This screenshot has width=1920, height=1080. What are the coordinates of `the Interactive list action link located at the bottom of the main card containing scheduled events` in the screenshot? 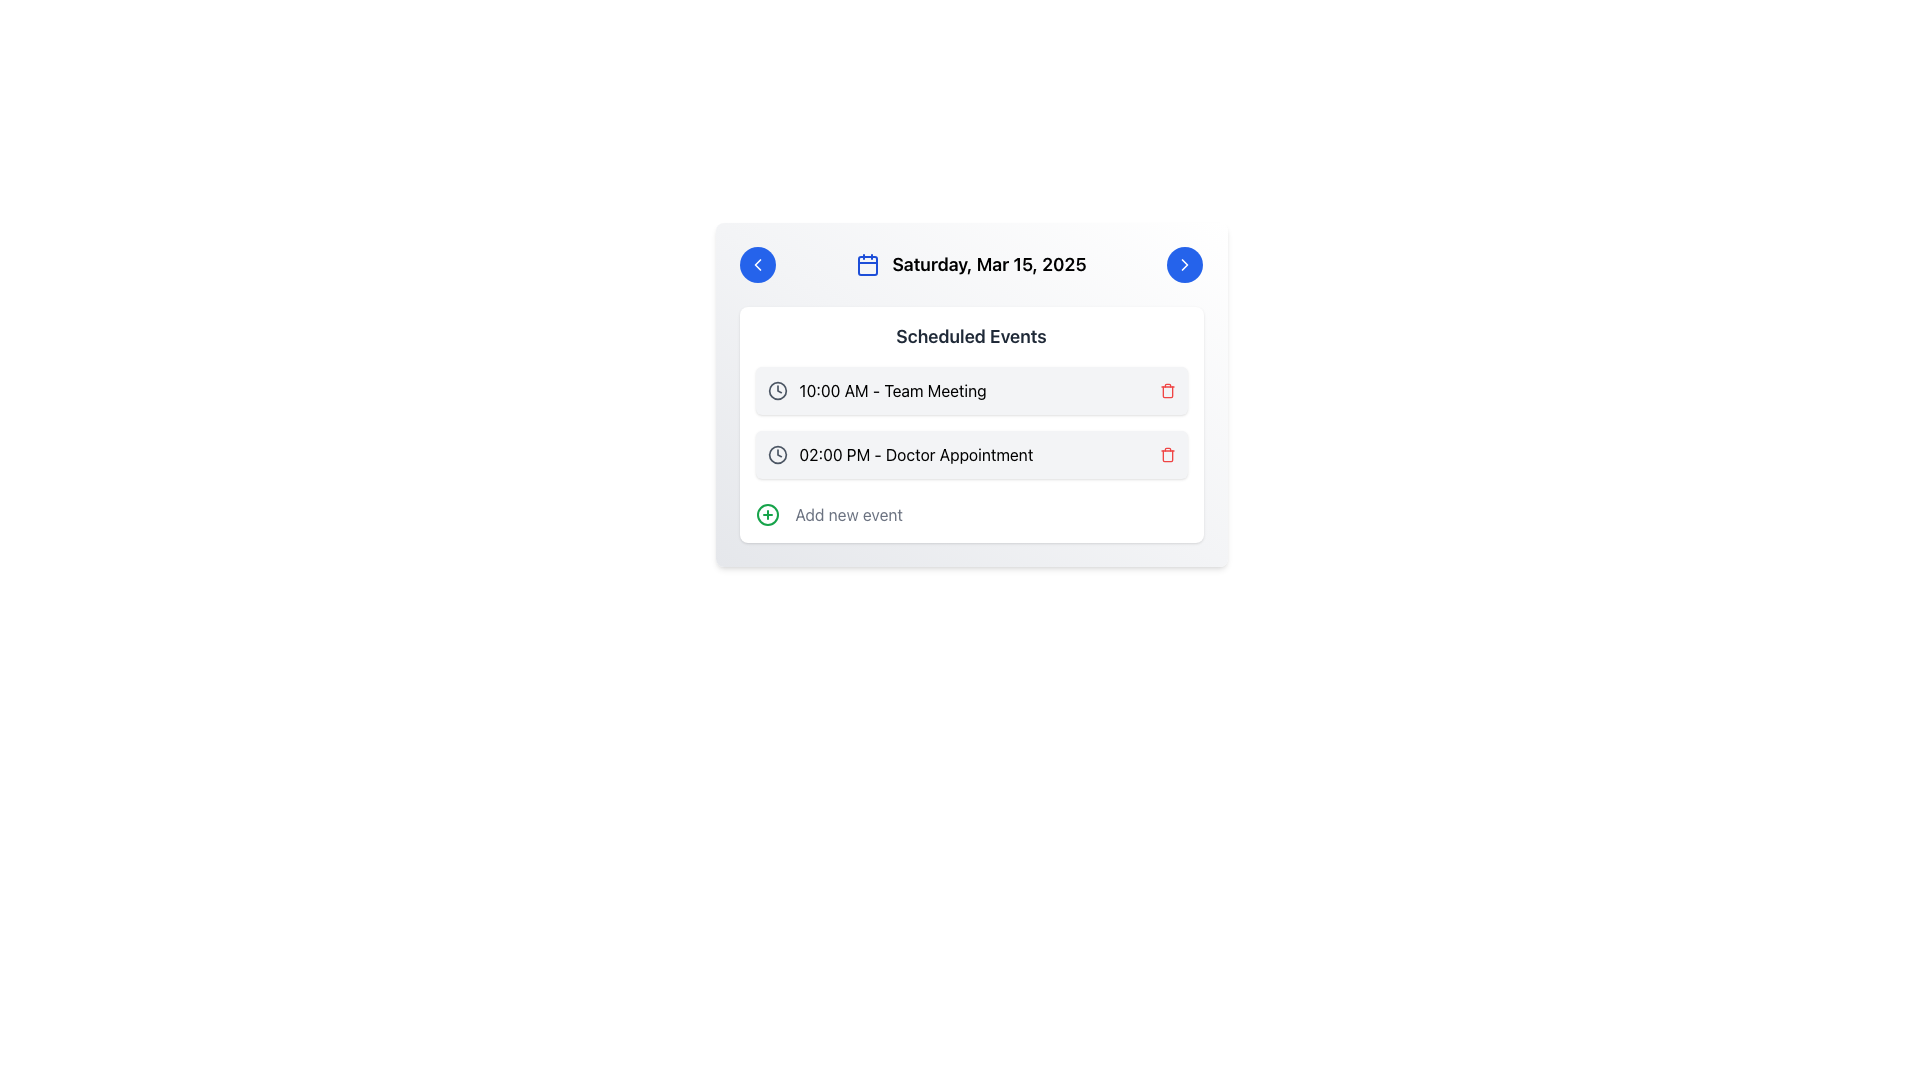 It's located at (971, 514).